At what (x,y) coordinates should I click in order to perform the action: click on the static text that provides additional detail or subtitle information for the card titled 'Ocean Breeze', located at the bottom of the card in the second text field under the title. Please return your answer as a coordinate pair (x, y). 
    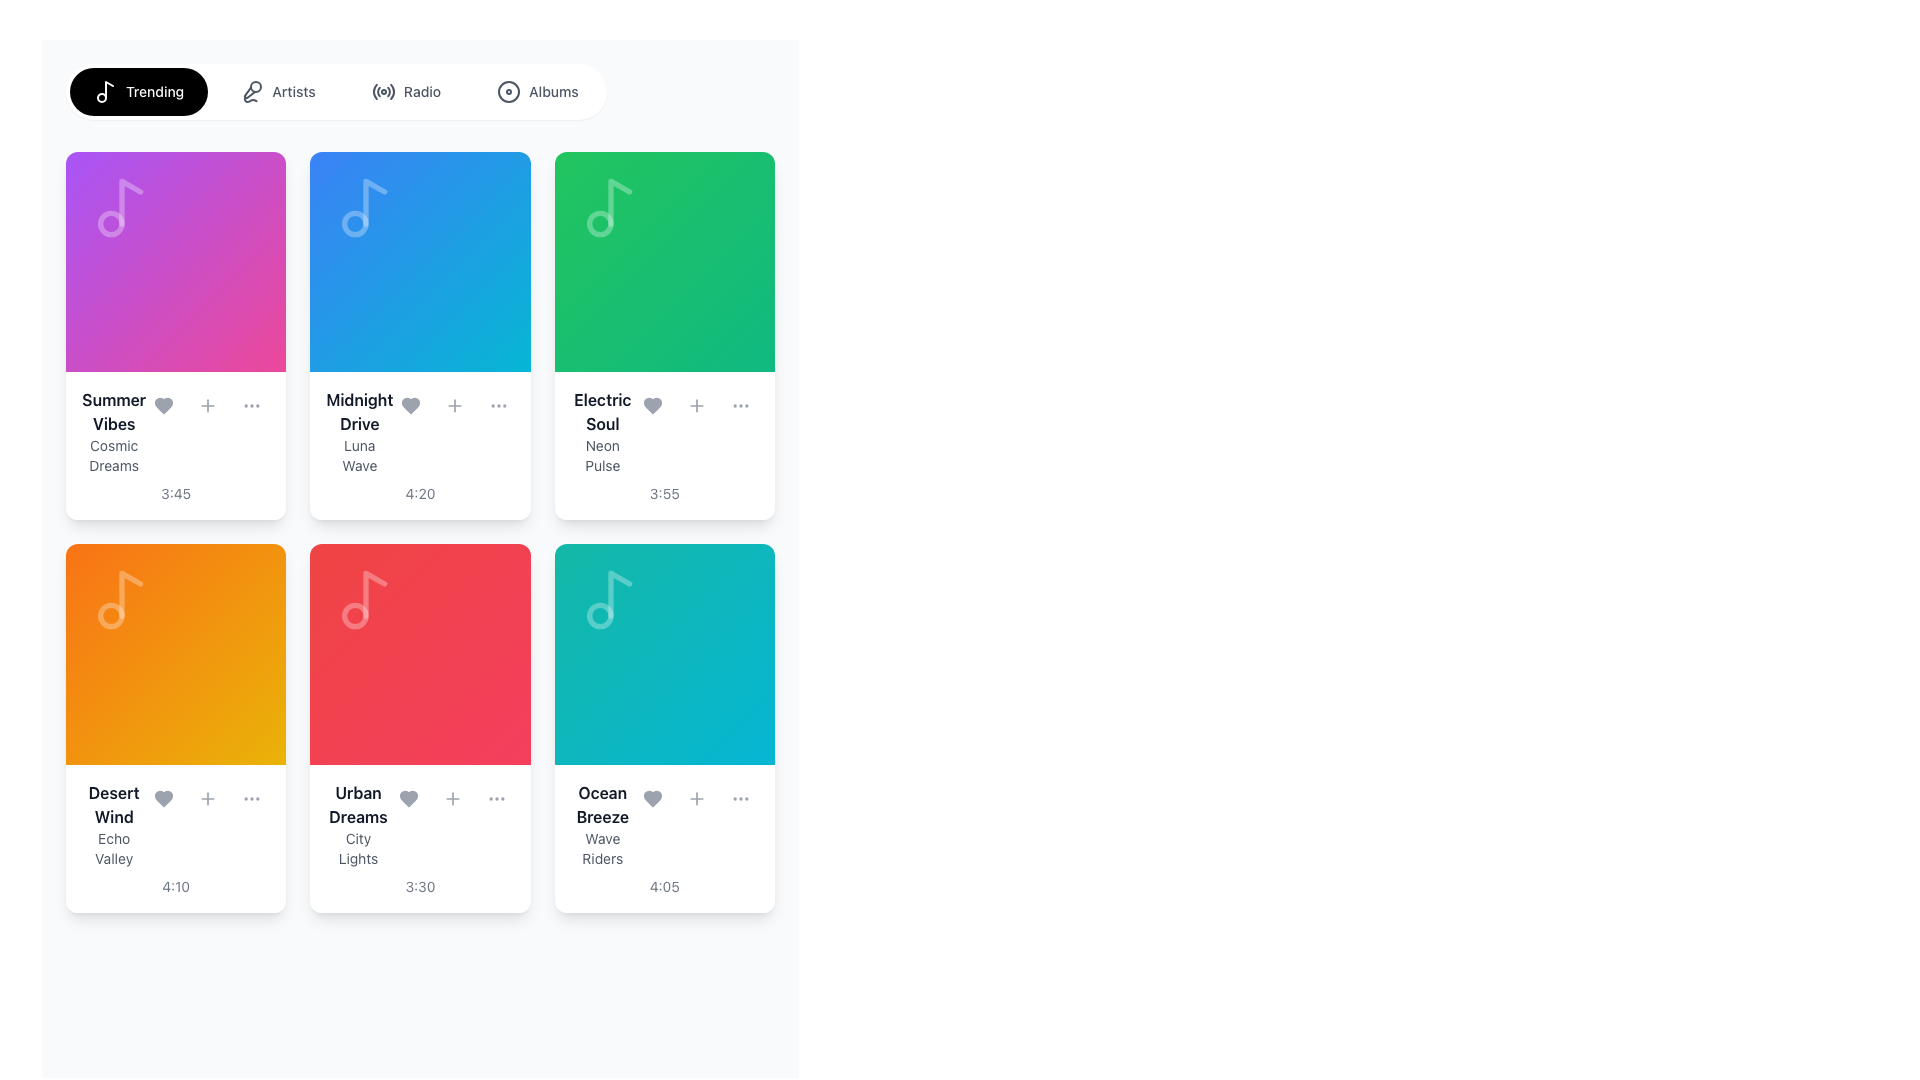
    Looking at the image, I should click on (601, 848).